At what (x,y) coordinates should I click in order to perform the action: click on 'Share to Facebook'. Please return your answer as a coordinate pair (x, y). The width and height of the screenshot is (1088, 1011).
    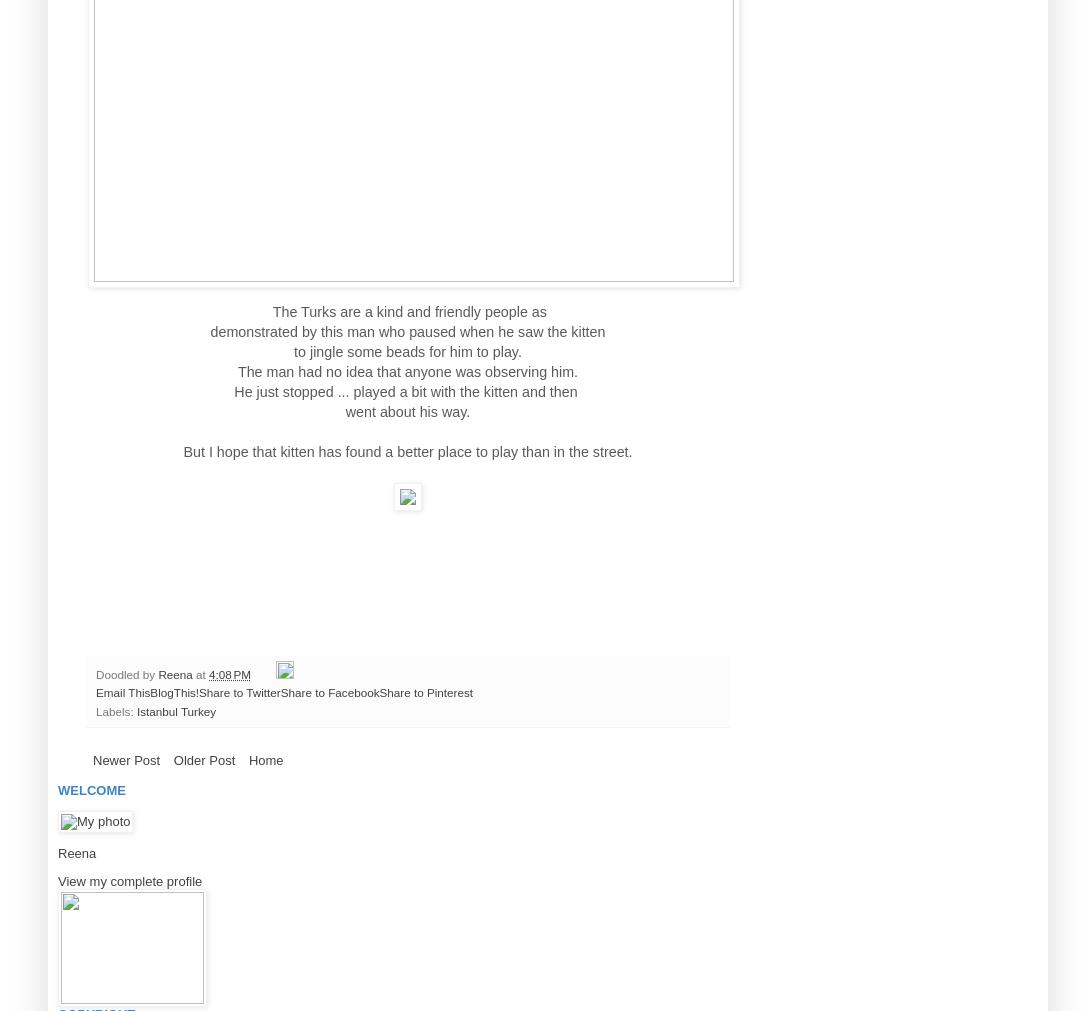
    Looking at the image, I should click on (329, 691).